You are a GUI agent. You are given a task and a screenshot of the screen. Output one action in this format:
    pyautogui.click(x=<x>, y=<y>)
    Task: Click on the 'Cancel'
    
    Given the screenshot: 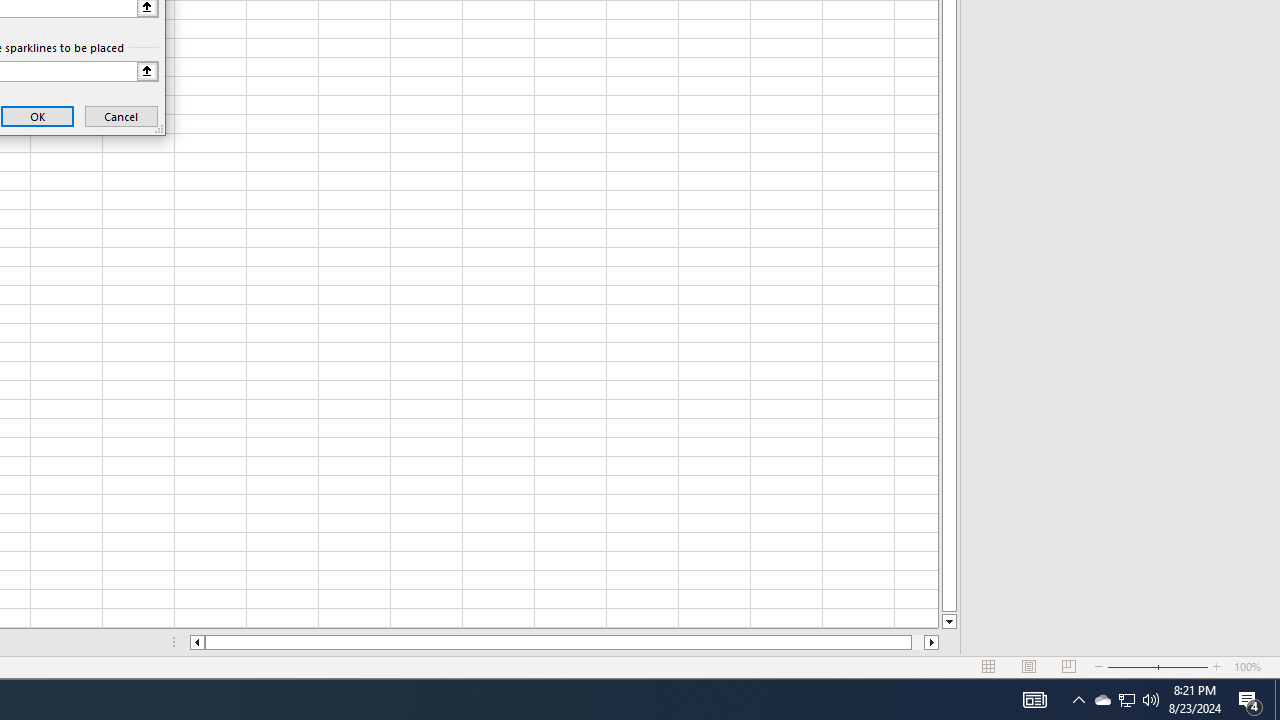 What is the action you would take?
    pyautogui.click(x=120, y=116)
    